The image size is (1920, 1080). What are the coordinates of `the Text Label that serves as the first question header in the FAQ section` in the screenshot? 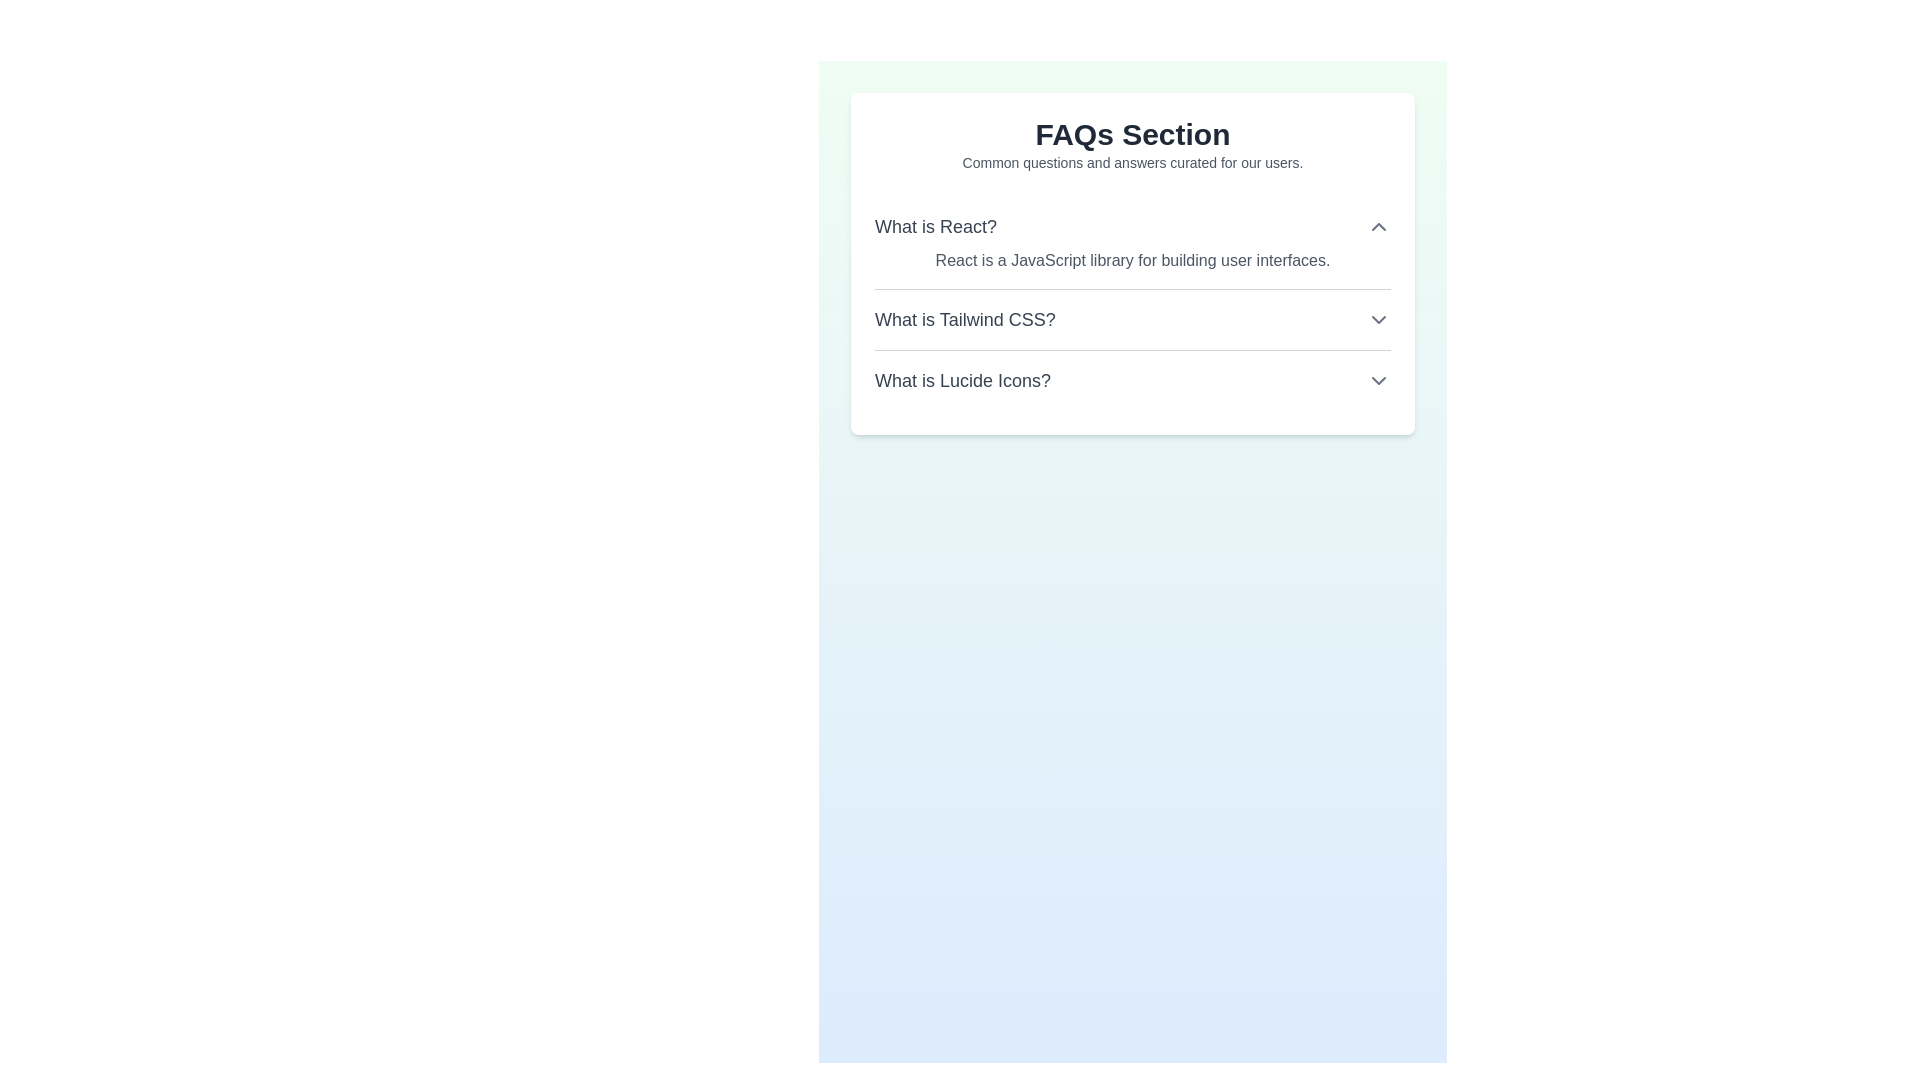 It's located at (935, 226).